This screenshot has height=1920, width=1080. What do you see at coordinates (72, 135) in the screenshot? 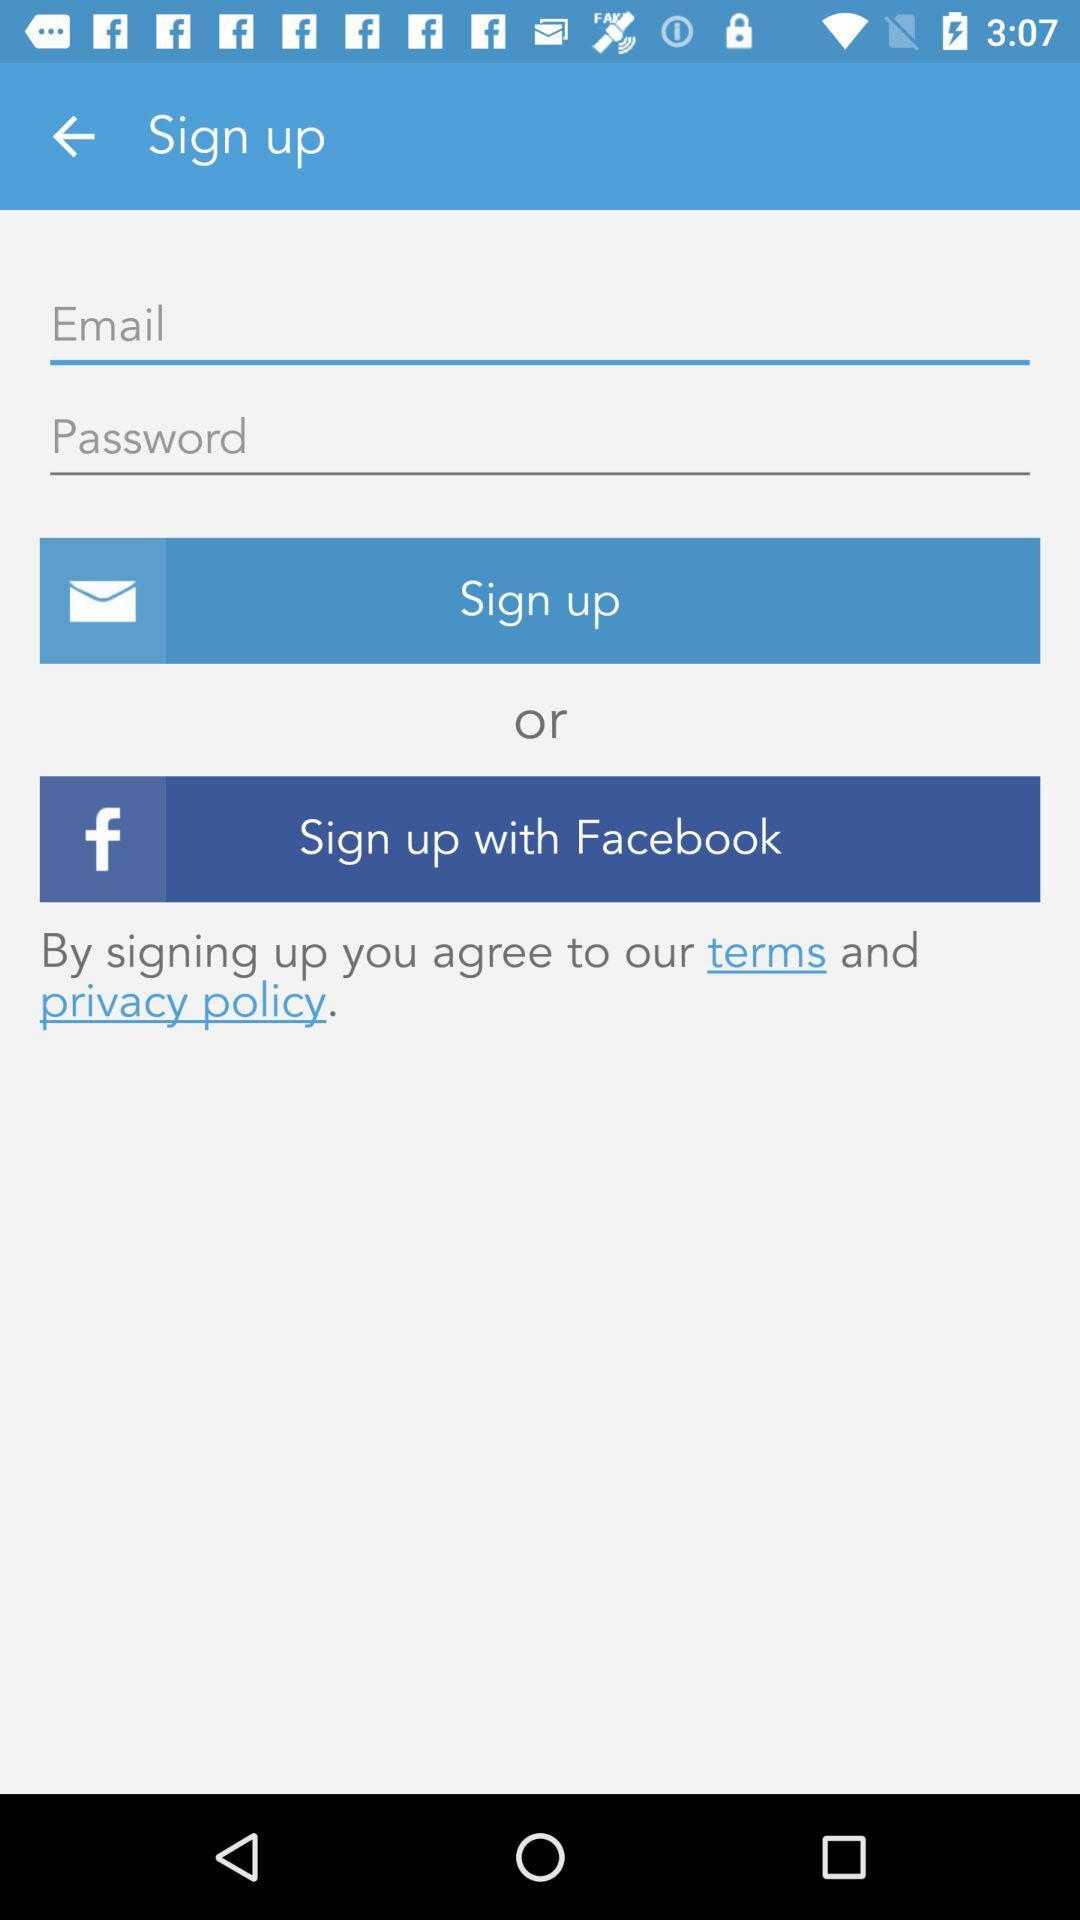
I see `the item to the left of sign up item` at bounding box center [72, 135].